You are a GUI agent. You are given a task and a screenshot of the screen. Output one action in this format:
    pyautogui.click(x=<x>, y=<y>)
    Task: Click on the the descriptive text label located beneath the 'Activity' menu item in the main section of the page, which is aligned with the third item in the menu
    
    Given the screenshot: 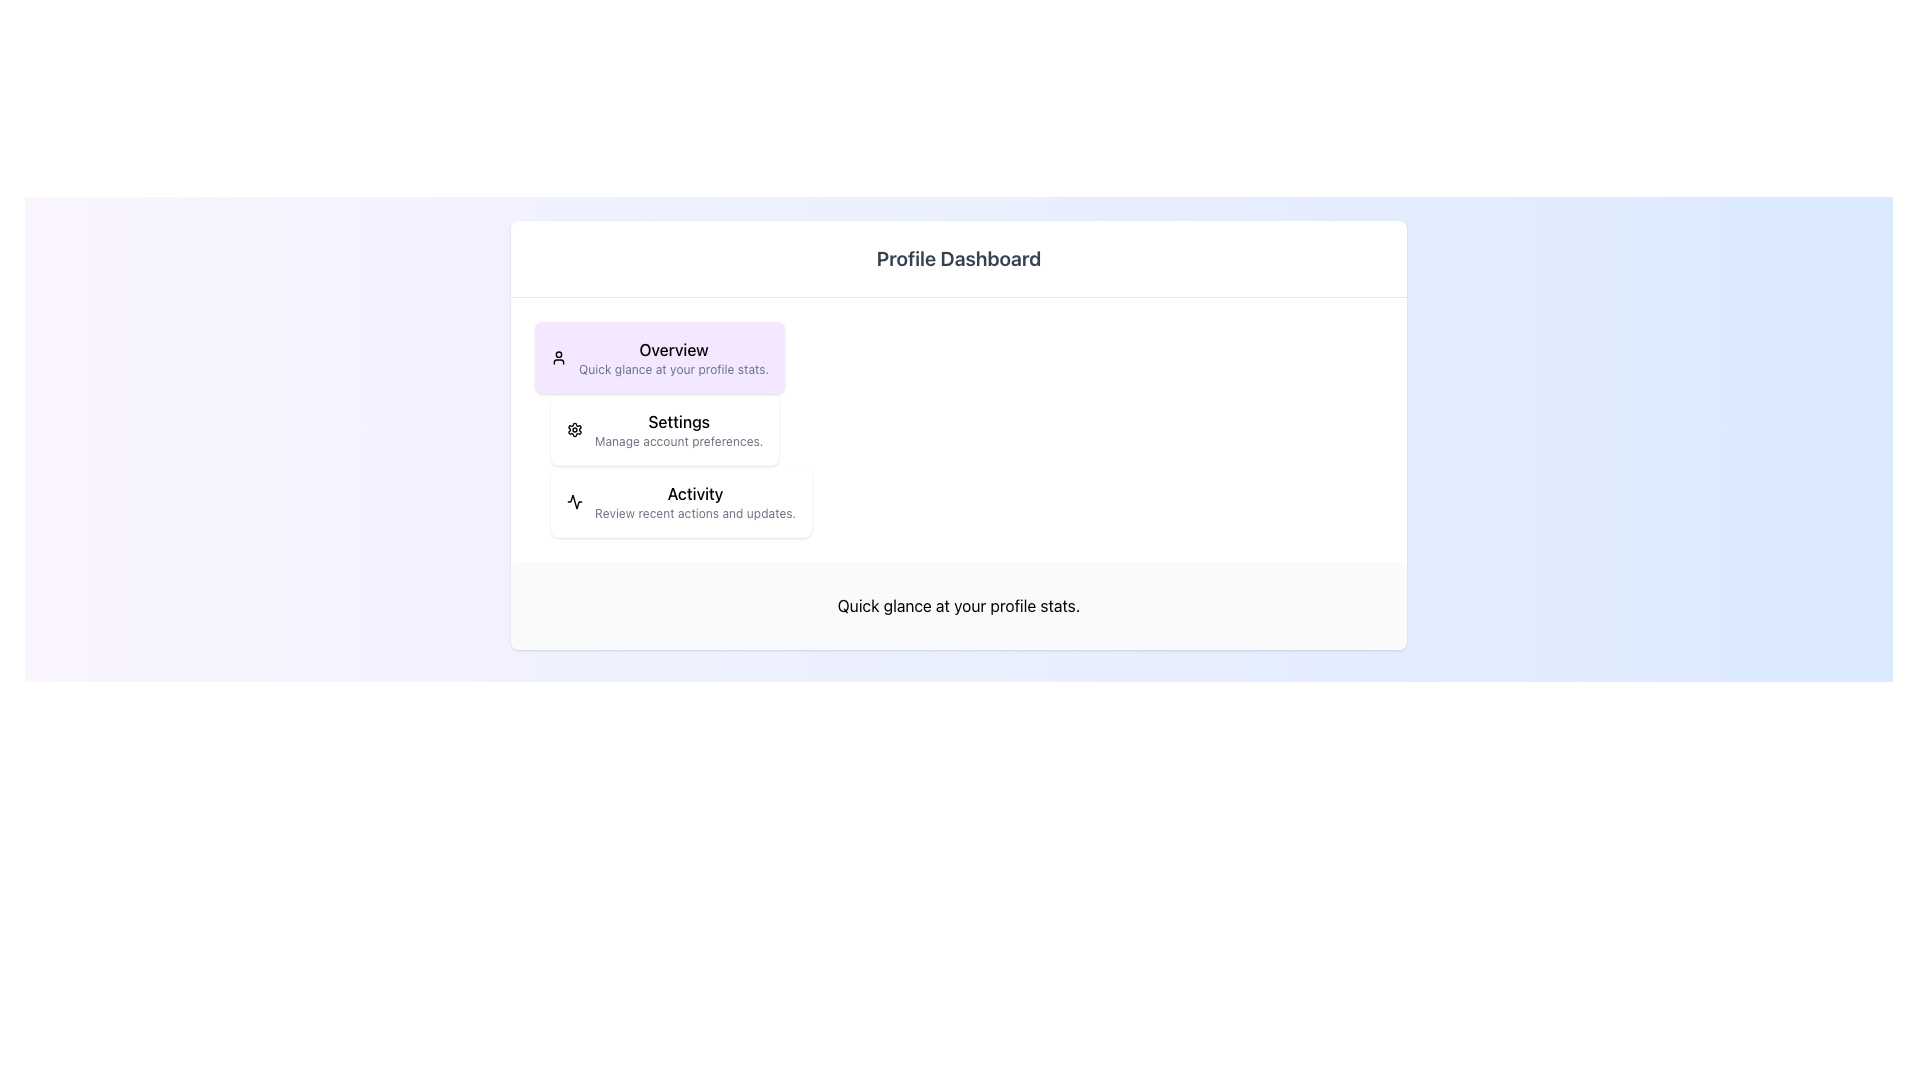 What is the action you would take?
    pyautogui.click(x=695, y=512)
    